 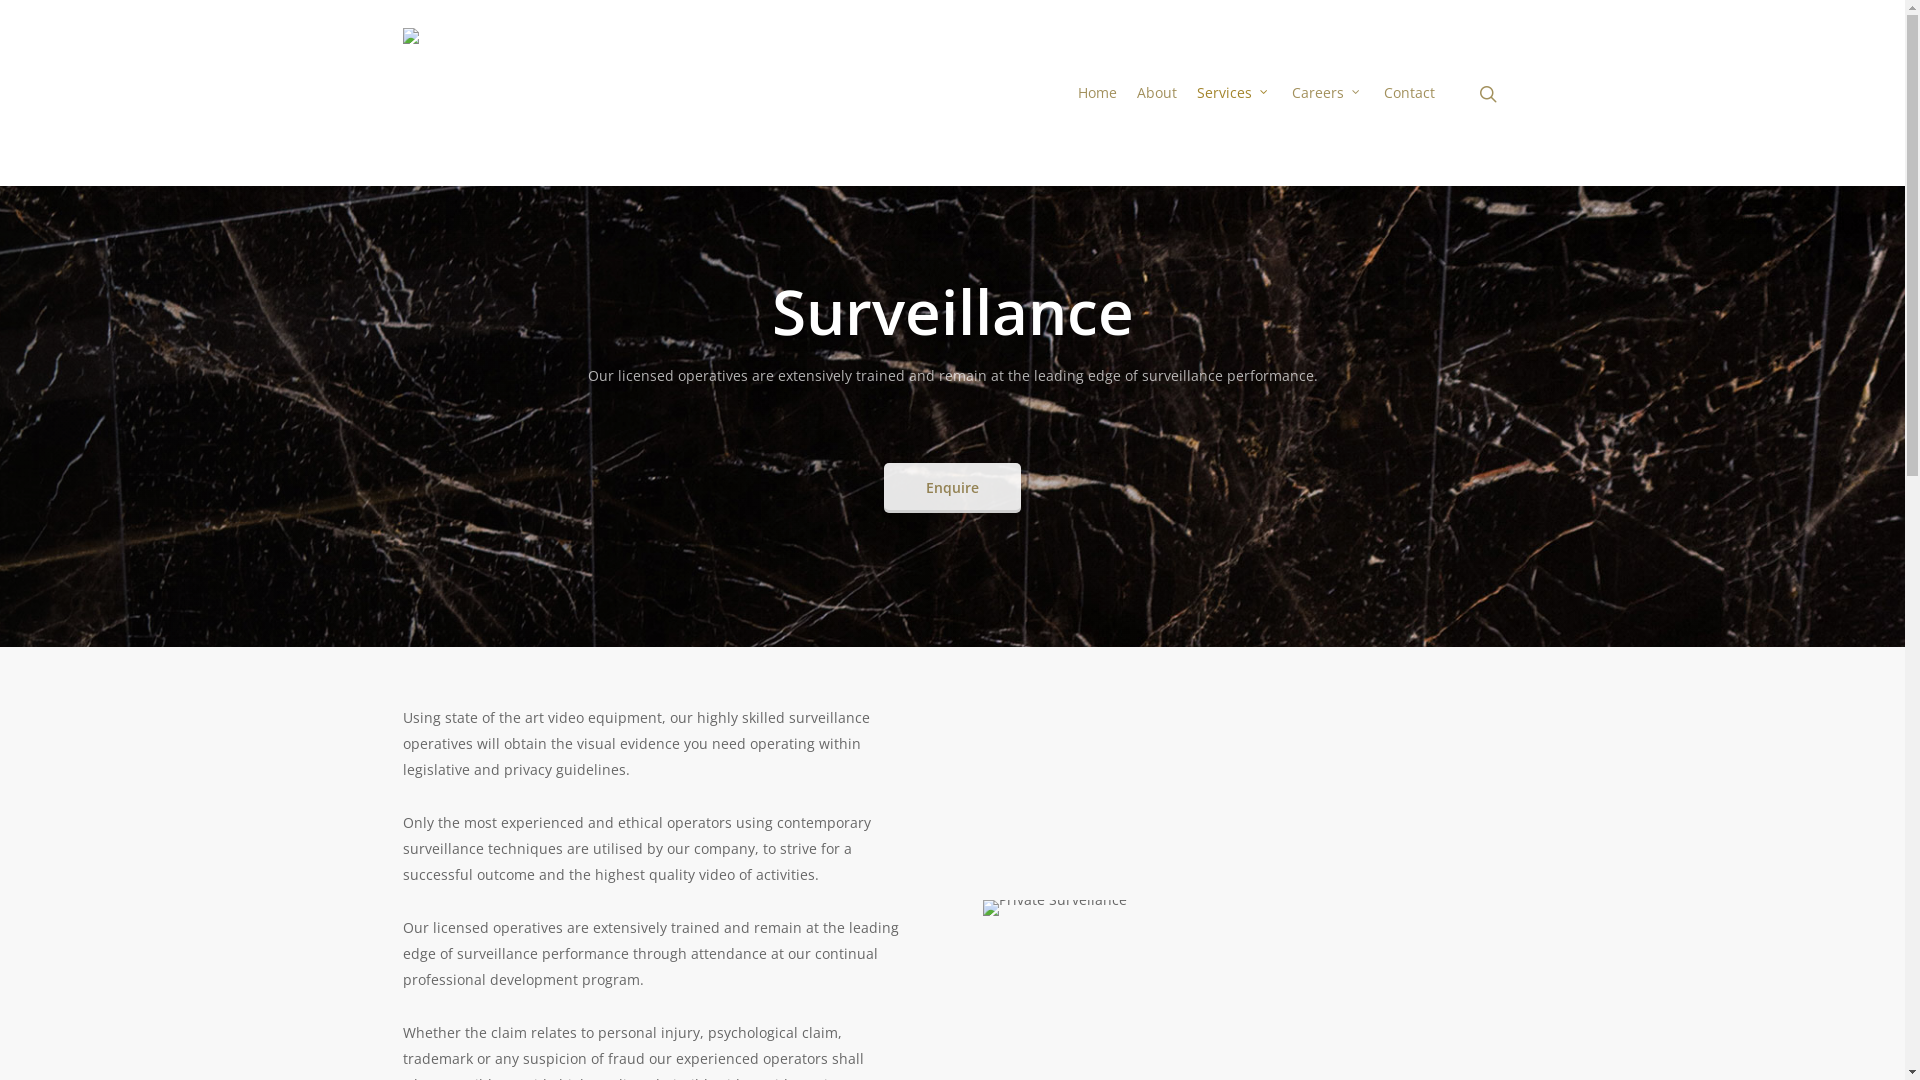 I want to click on 'Contact', so click(x=1408, y=92).